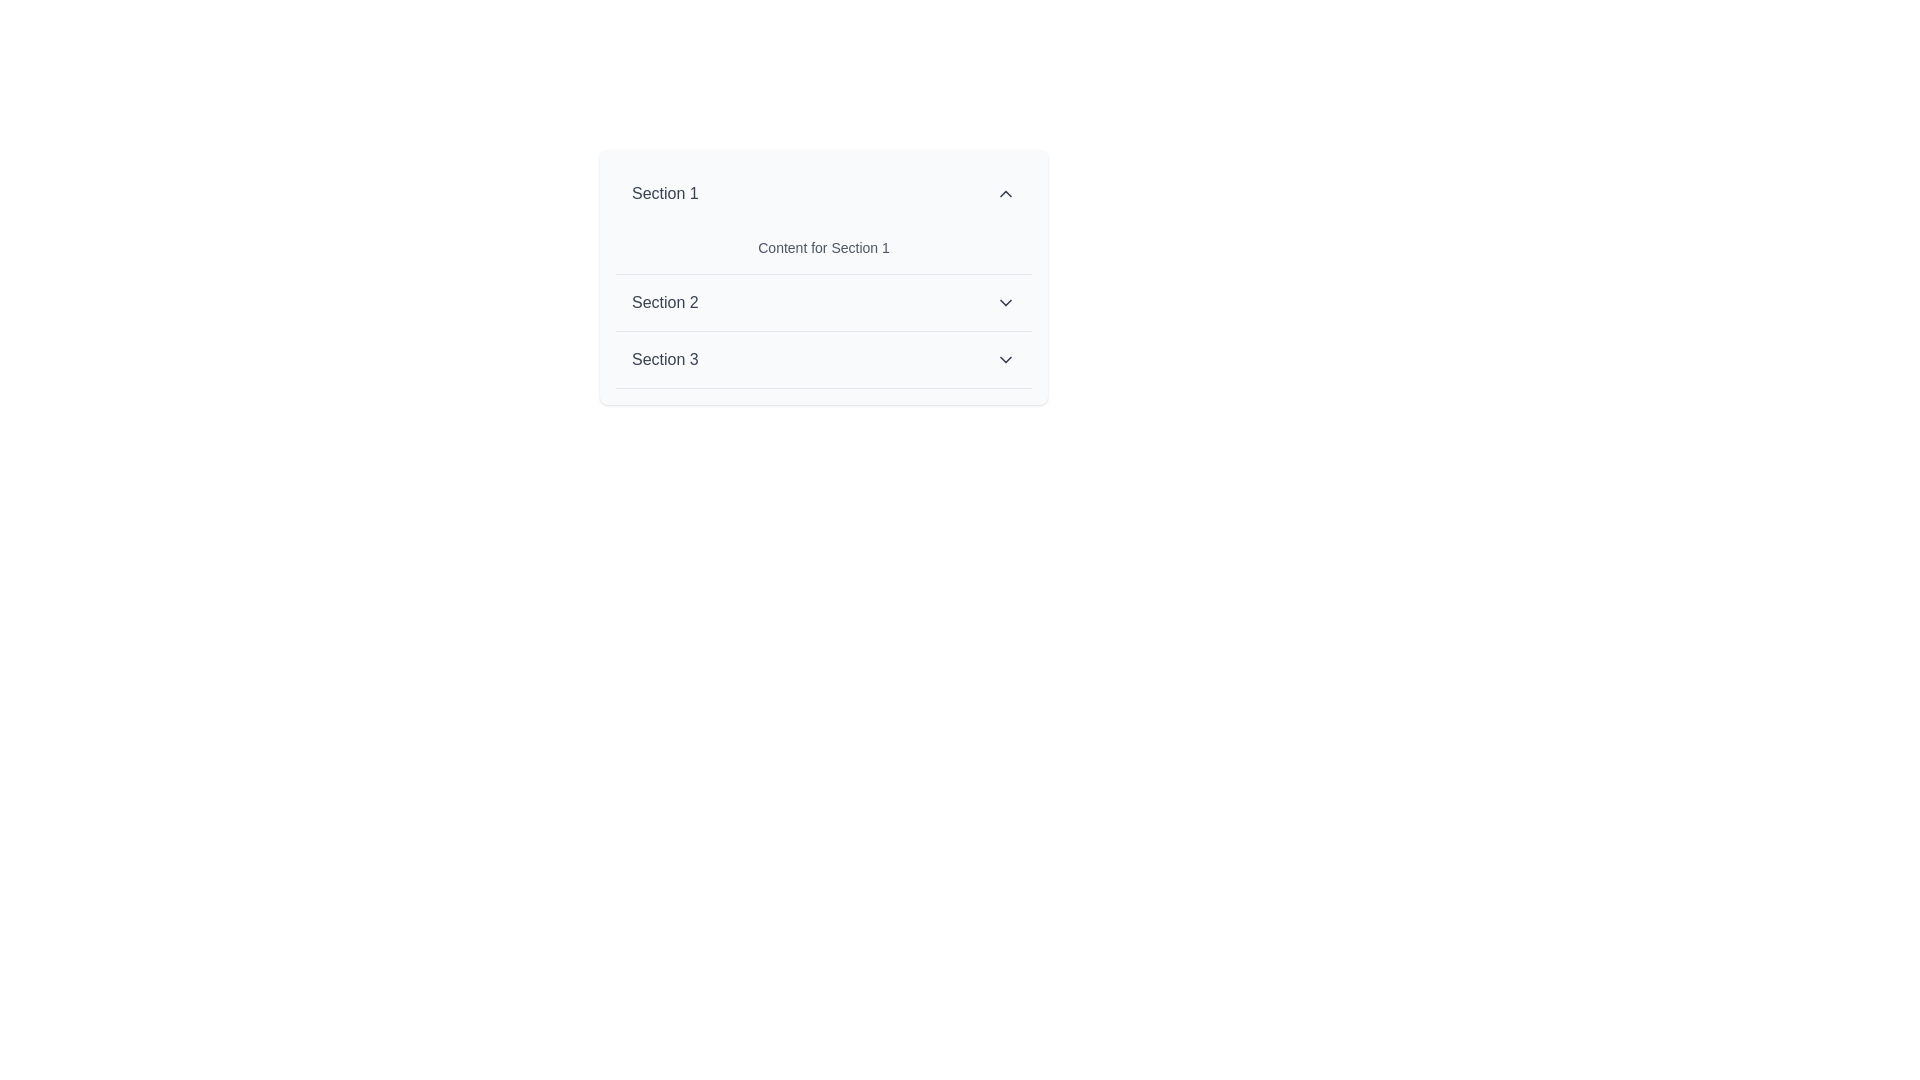 The height and width of the screenshot is (1080, 1920). What do you see at coordinates (1006, 193) in the screenshot?
I see `the upward-pointing chevron icon located at the upper right-hand side of the 'Section 1' header` at bounding box center [1006, 193].